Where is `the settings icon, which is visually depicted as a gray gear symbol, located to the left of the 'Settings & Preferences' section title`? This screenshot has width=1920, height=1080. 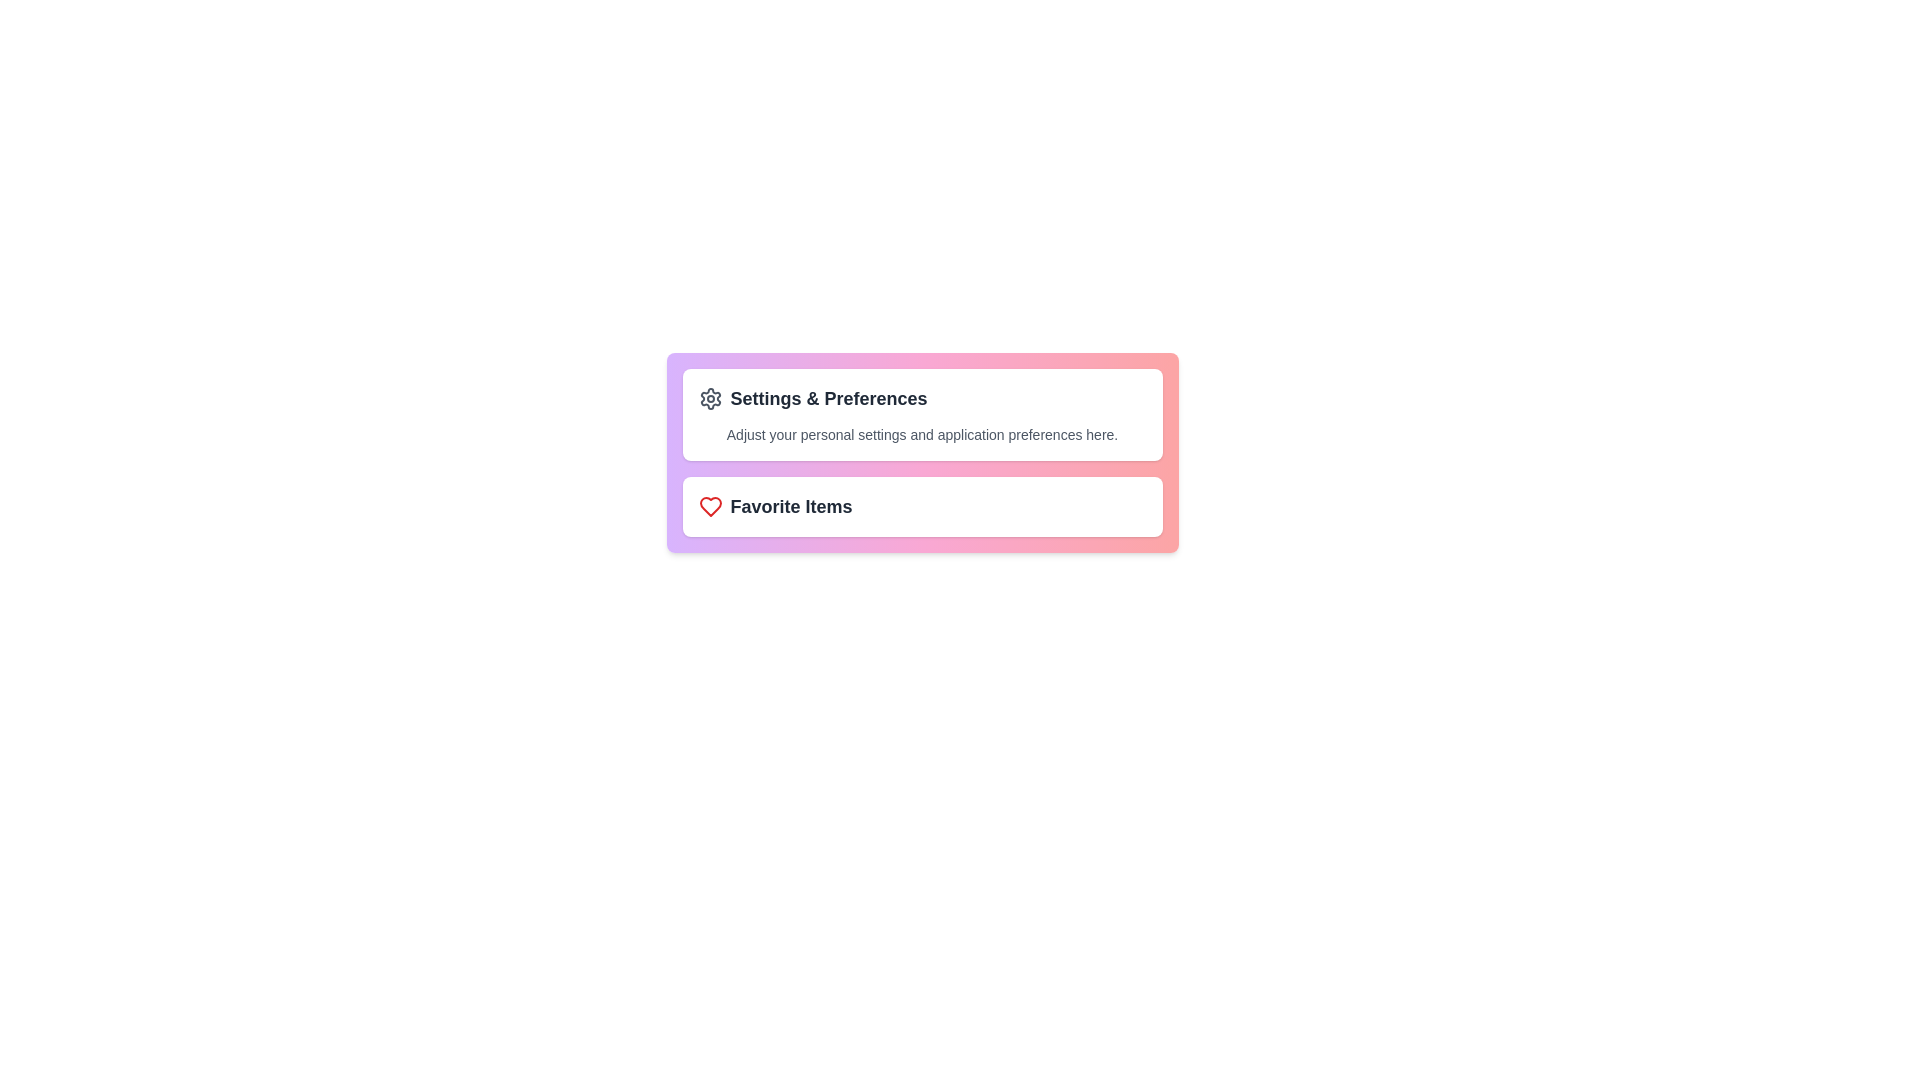 the settings icon, which is visually depicted as a gray gear symbol, located to the left of the 'Settings & Preferences' section title is located at coordinates (710, 398).